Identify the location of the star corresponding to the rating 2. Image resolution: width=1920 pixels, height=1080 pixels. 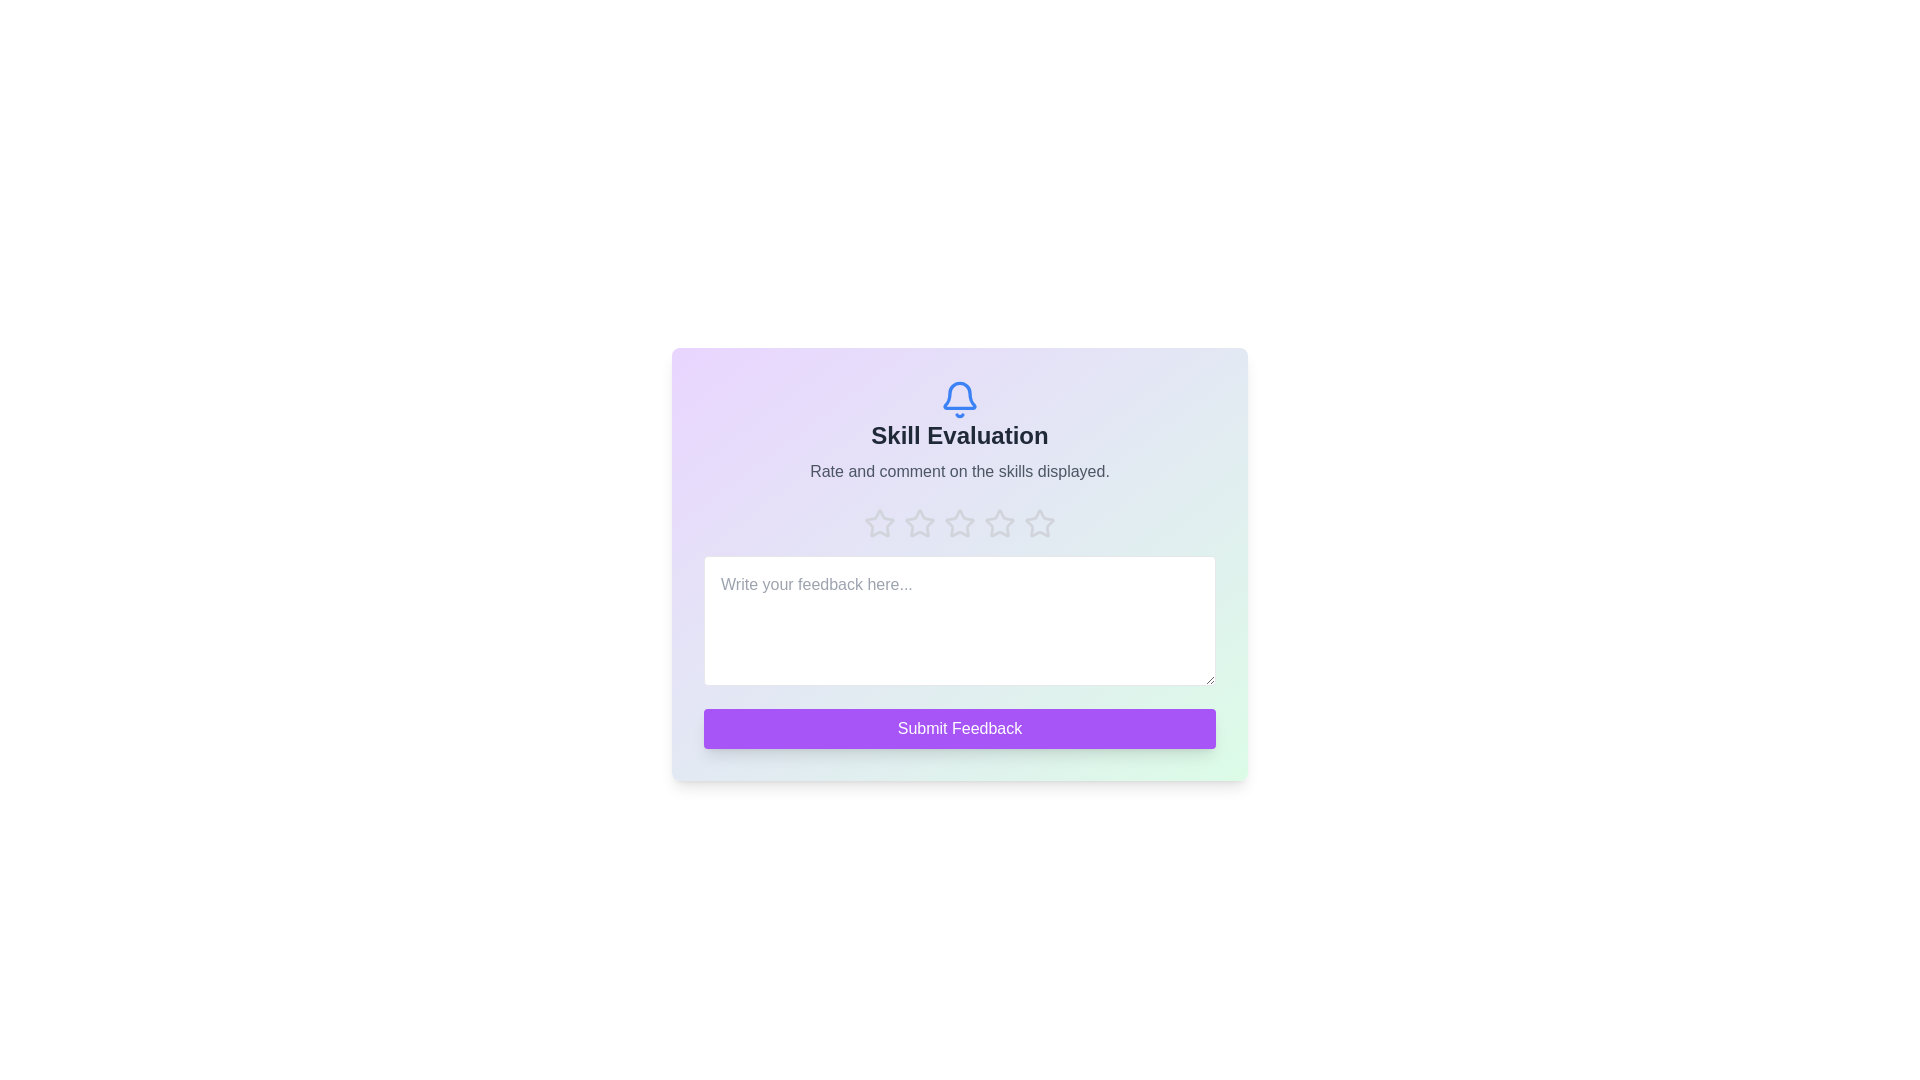
(919, 523).